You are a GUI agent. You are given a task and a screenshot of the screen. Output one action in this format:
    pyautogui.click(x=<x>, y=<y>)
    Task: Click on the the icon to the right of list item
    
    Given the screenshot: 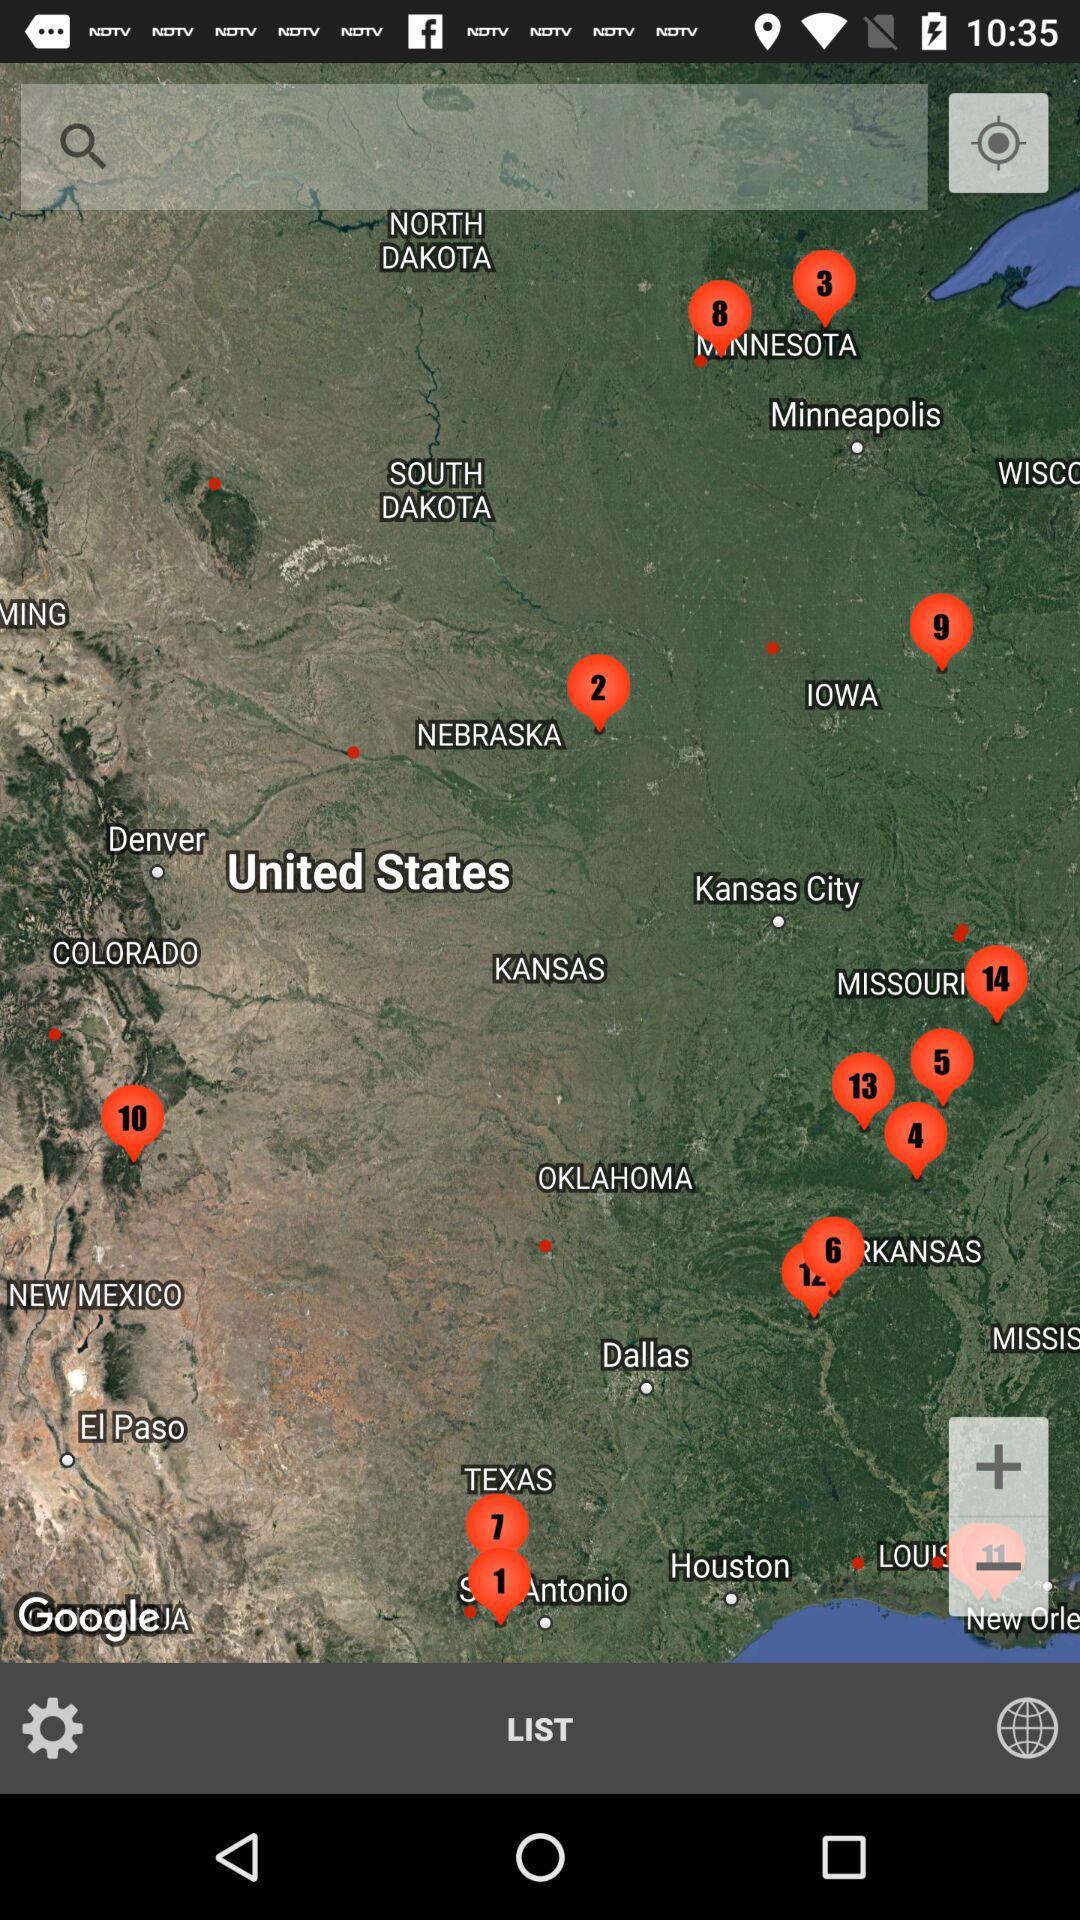 What is the action you would take?
    pyautogui.click(x=1014, y=1727)
    